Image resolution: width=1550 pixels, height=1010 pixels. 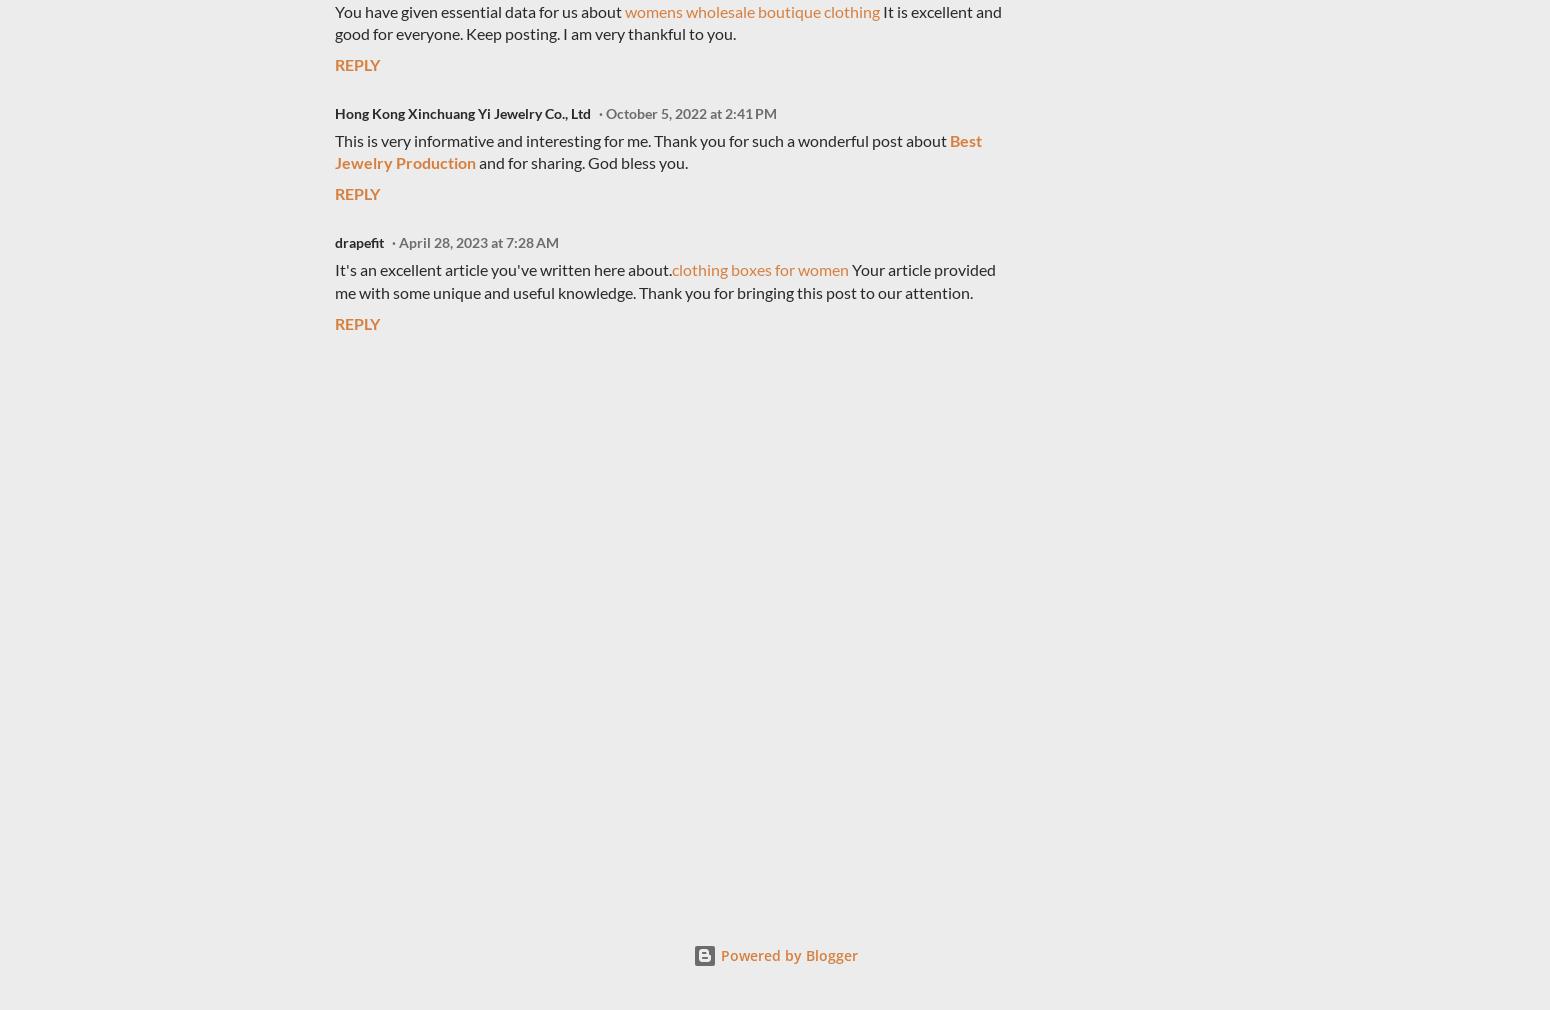 What do you see at coordinates (667, 21) in the screenshot?
I see `'It is excellent and good for everyone. Keep posting. I am very thankful to you.'` at bounding box center [667, 21].